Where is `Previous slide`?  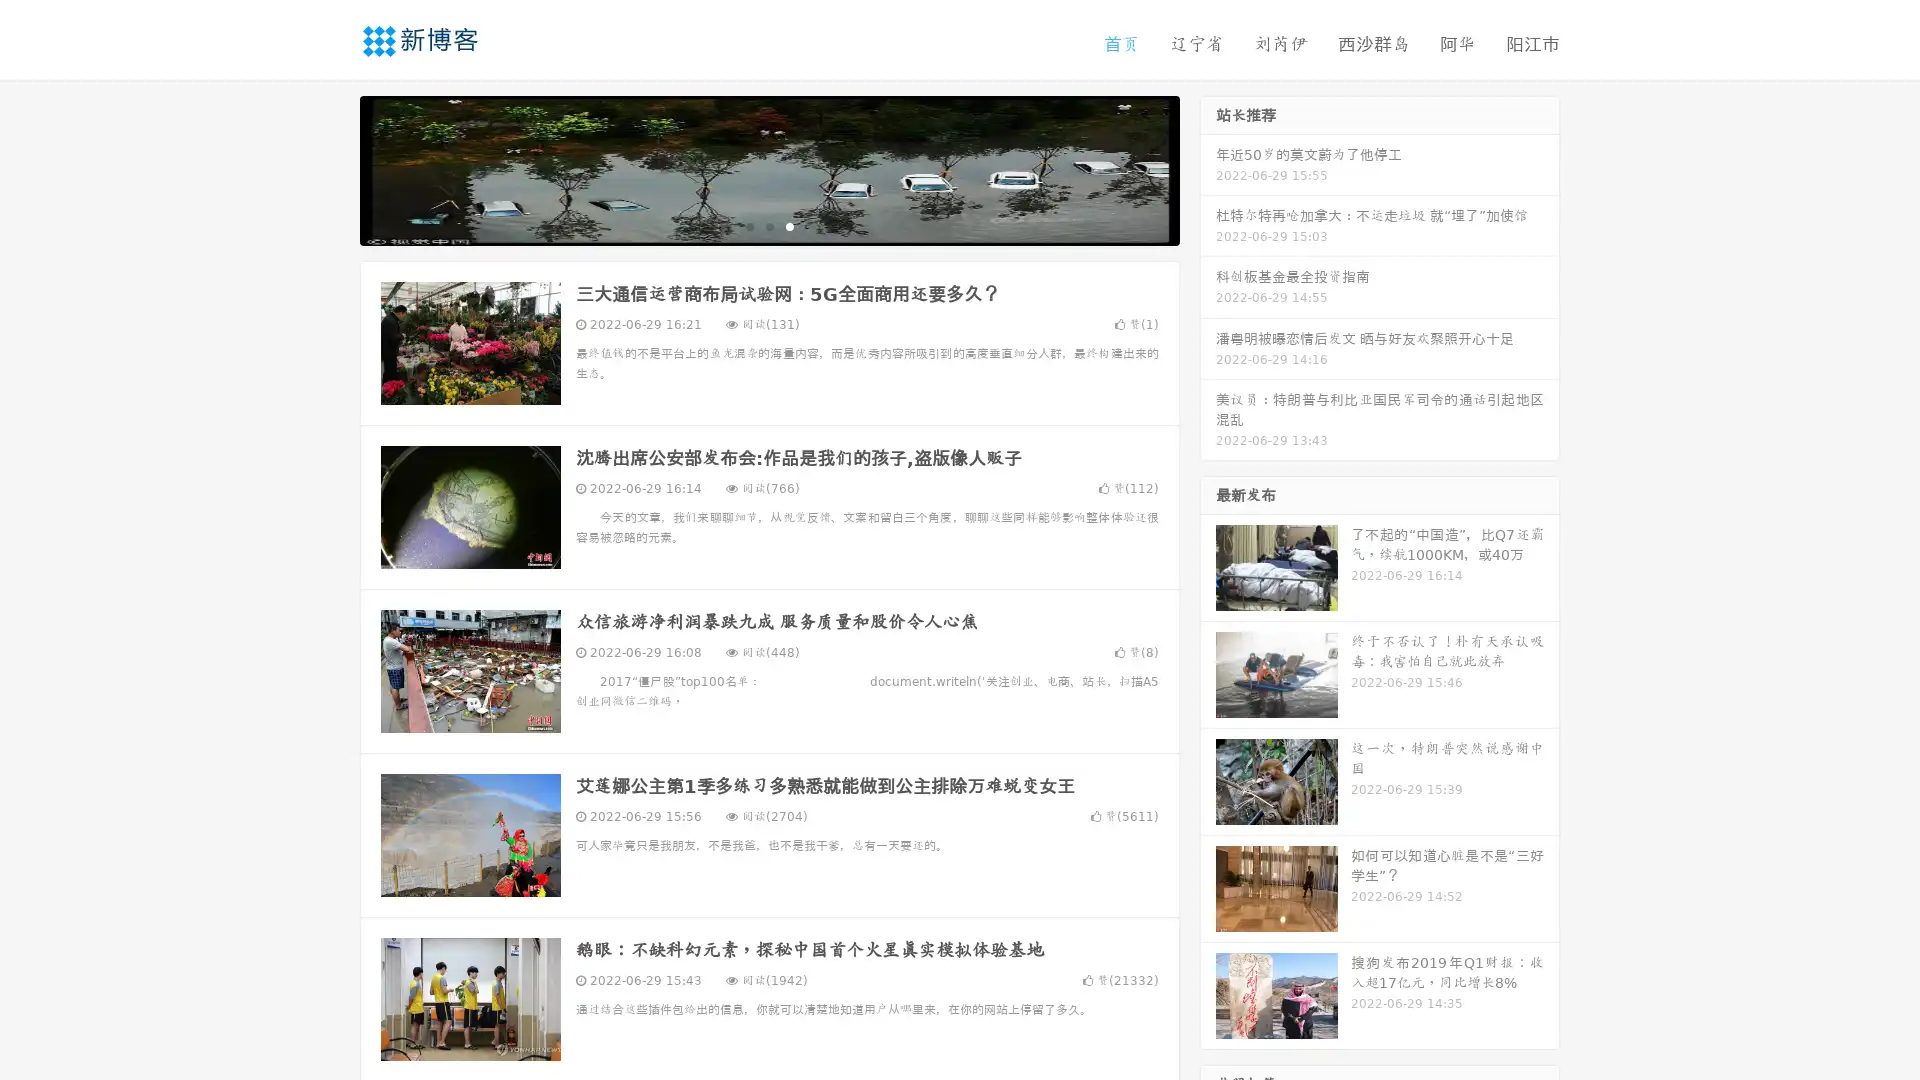 Previous slide is located at coordinates (330, 168).